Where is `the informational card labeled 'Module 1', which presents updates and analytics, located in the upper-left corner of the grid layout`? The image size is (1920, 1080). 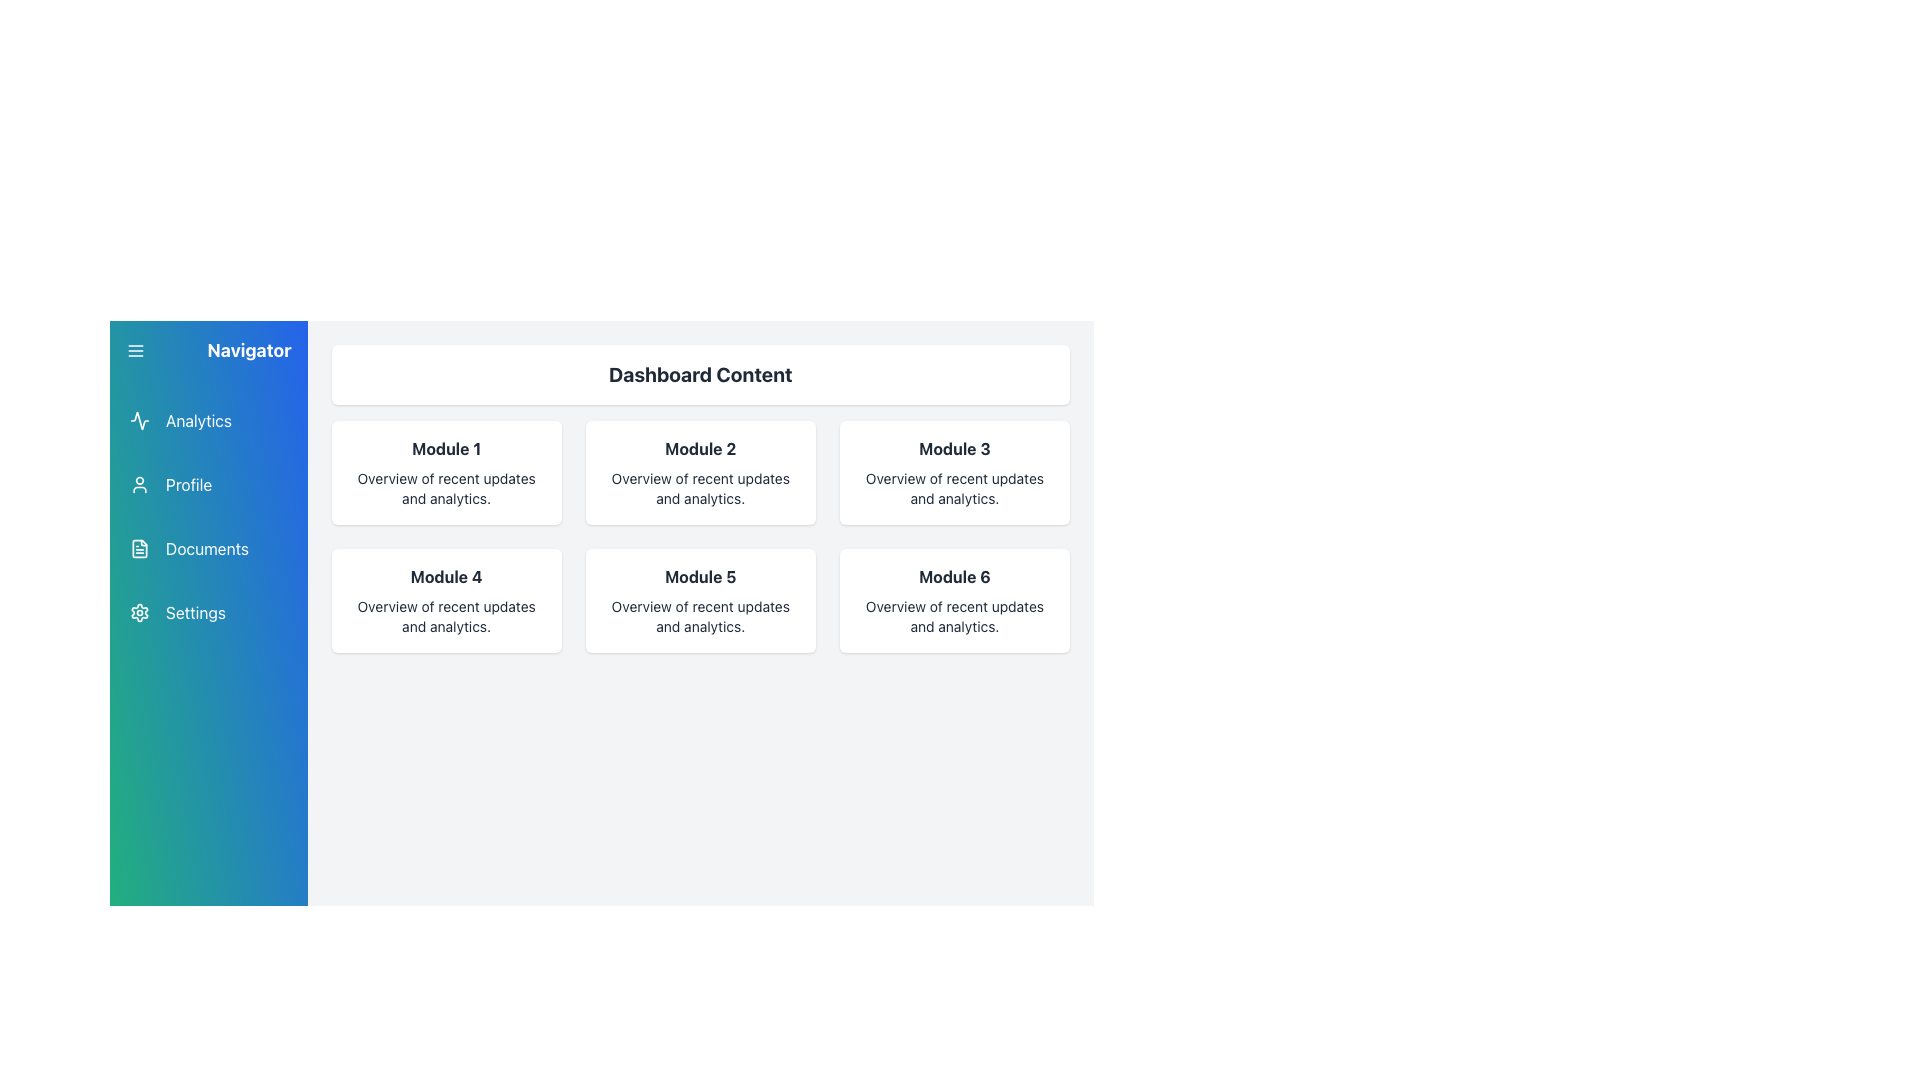 the informational card labeled 'Module 1', which presents updates and analytics, located in the upper-left corner of the grid layout is located at coordinates (445, 473).